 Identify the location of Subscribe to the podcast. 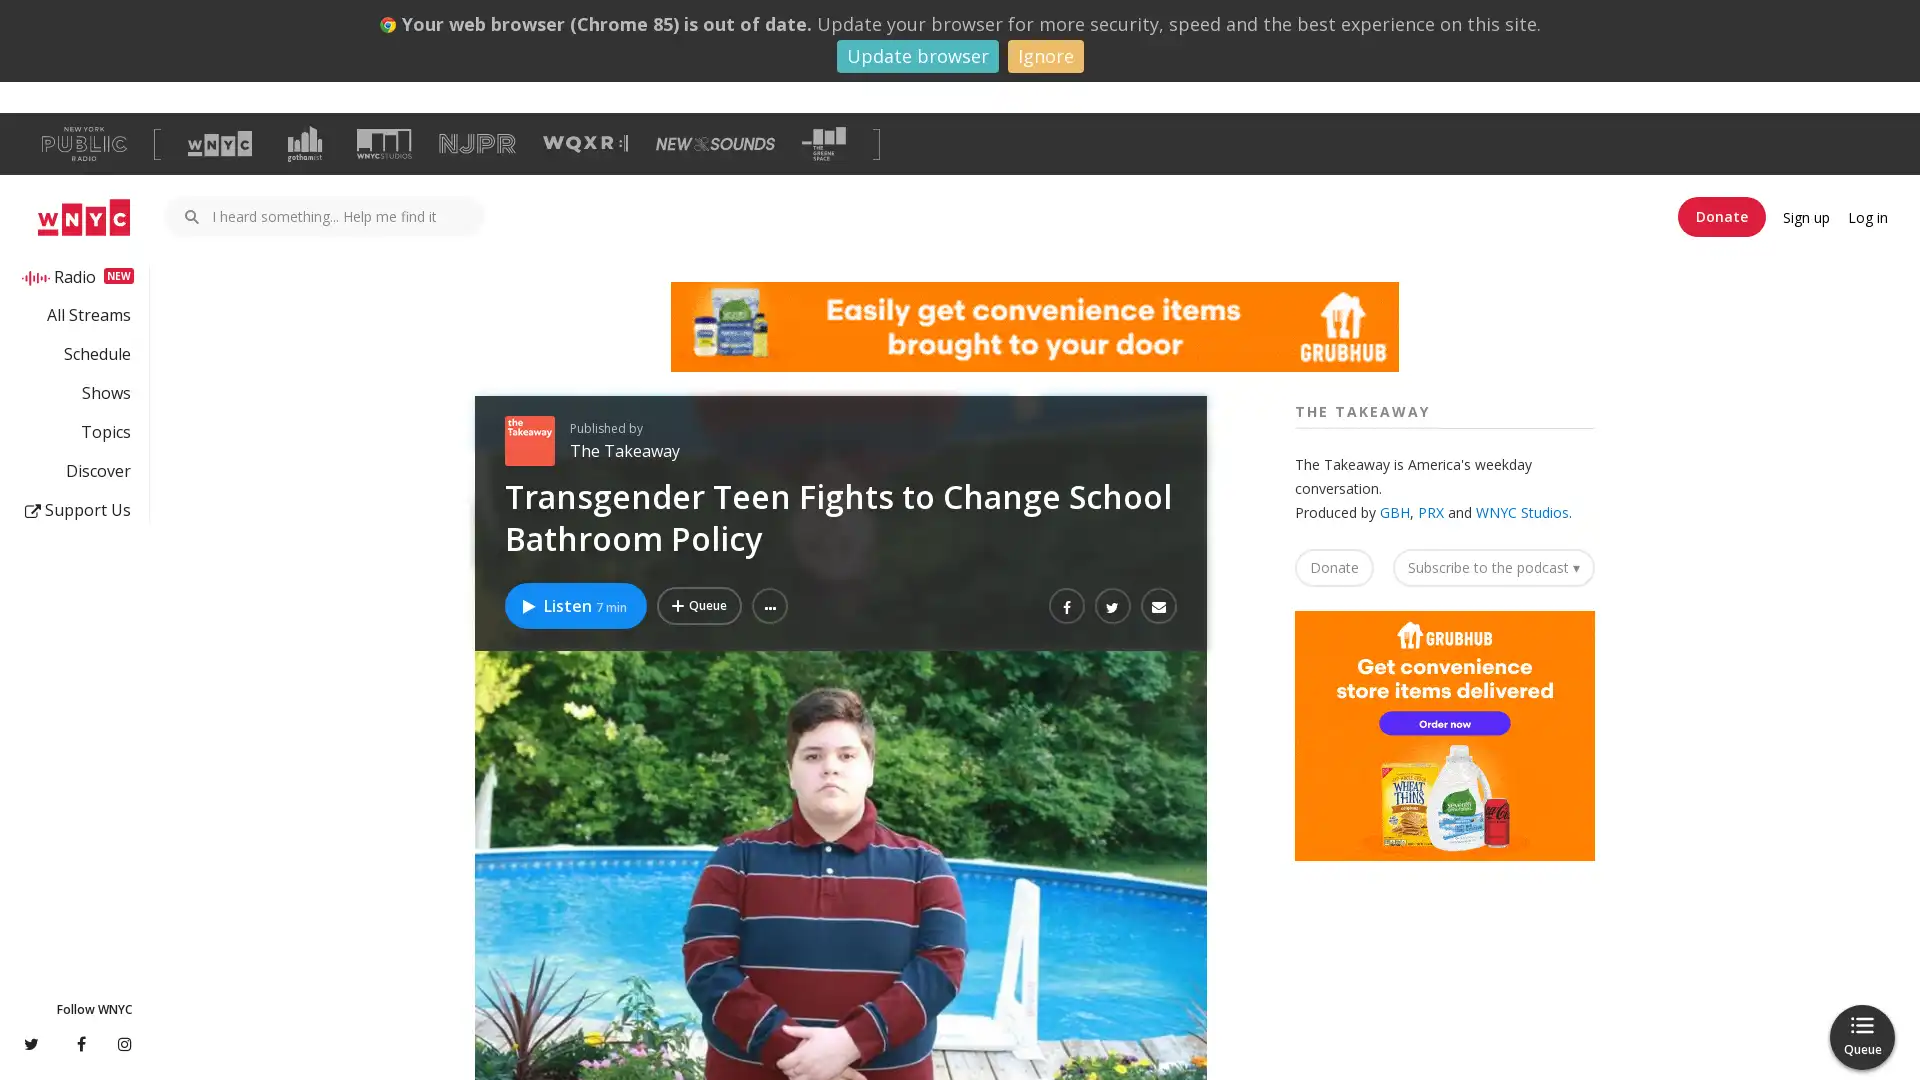
(1492, 567).